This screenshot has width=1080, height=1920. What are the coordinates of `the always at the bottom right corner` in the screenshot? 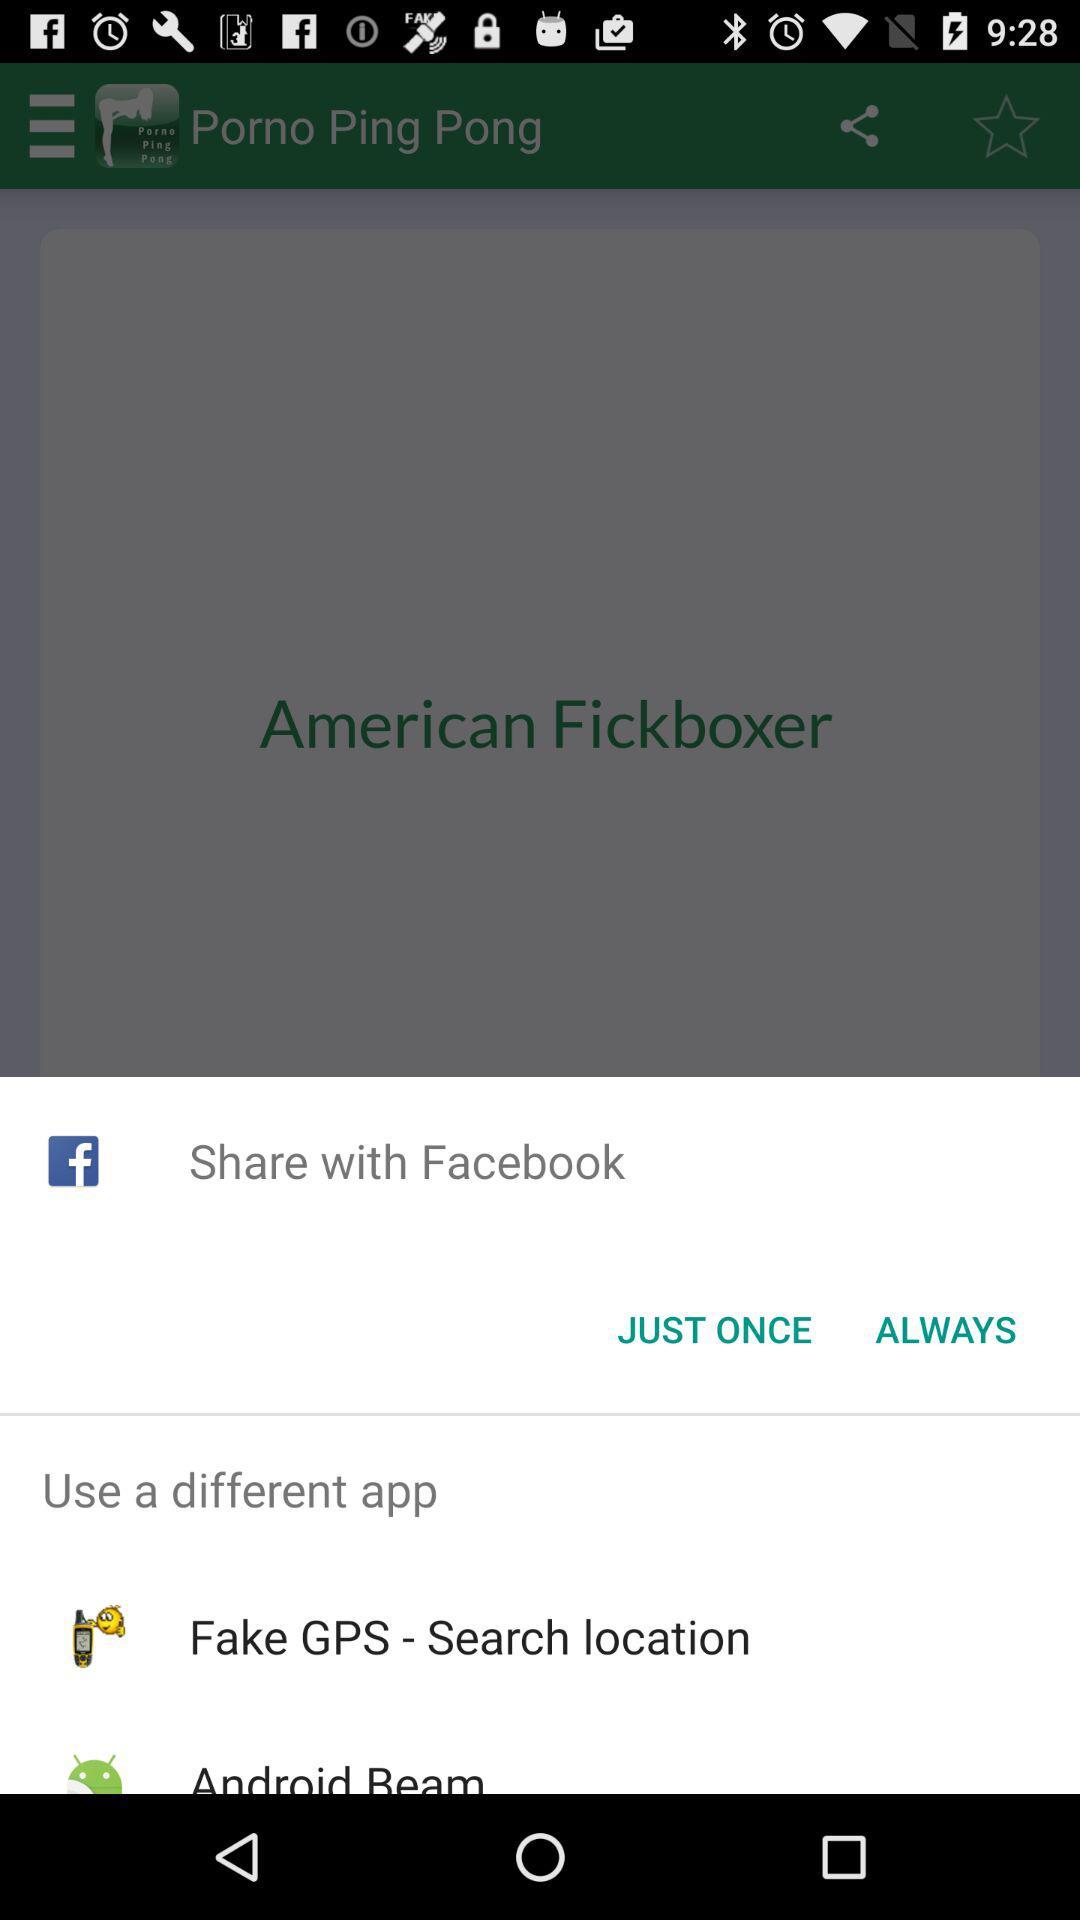 It's located at (945, 1329).